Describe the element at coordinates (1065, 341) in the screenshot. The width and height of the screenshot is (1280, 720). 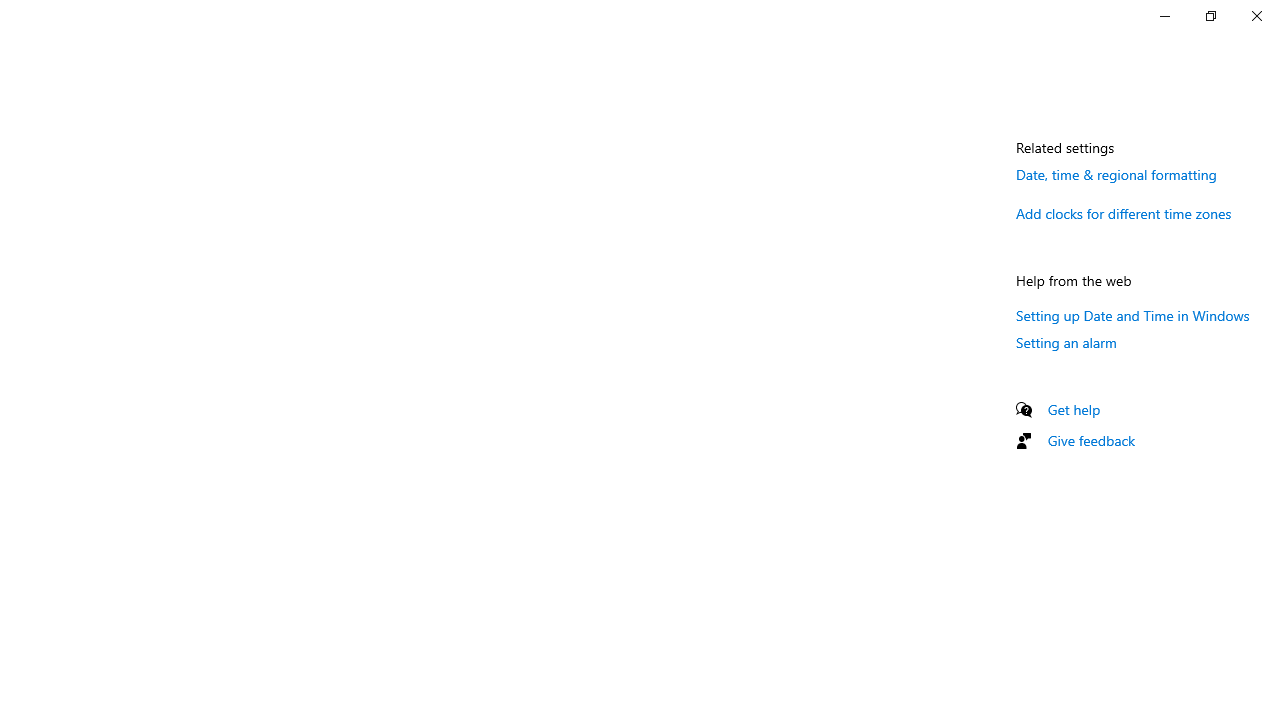
I see `'Setting an alarm'` at that location.